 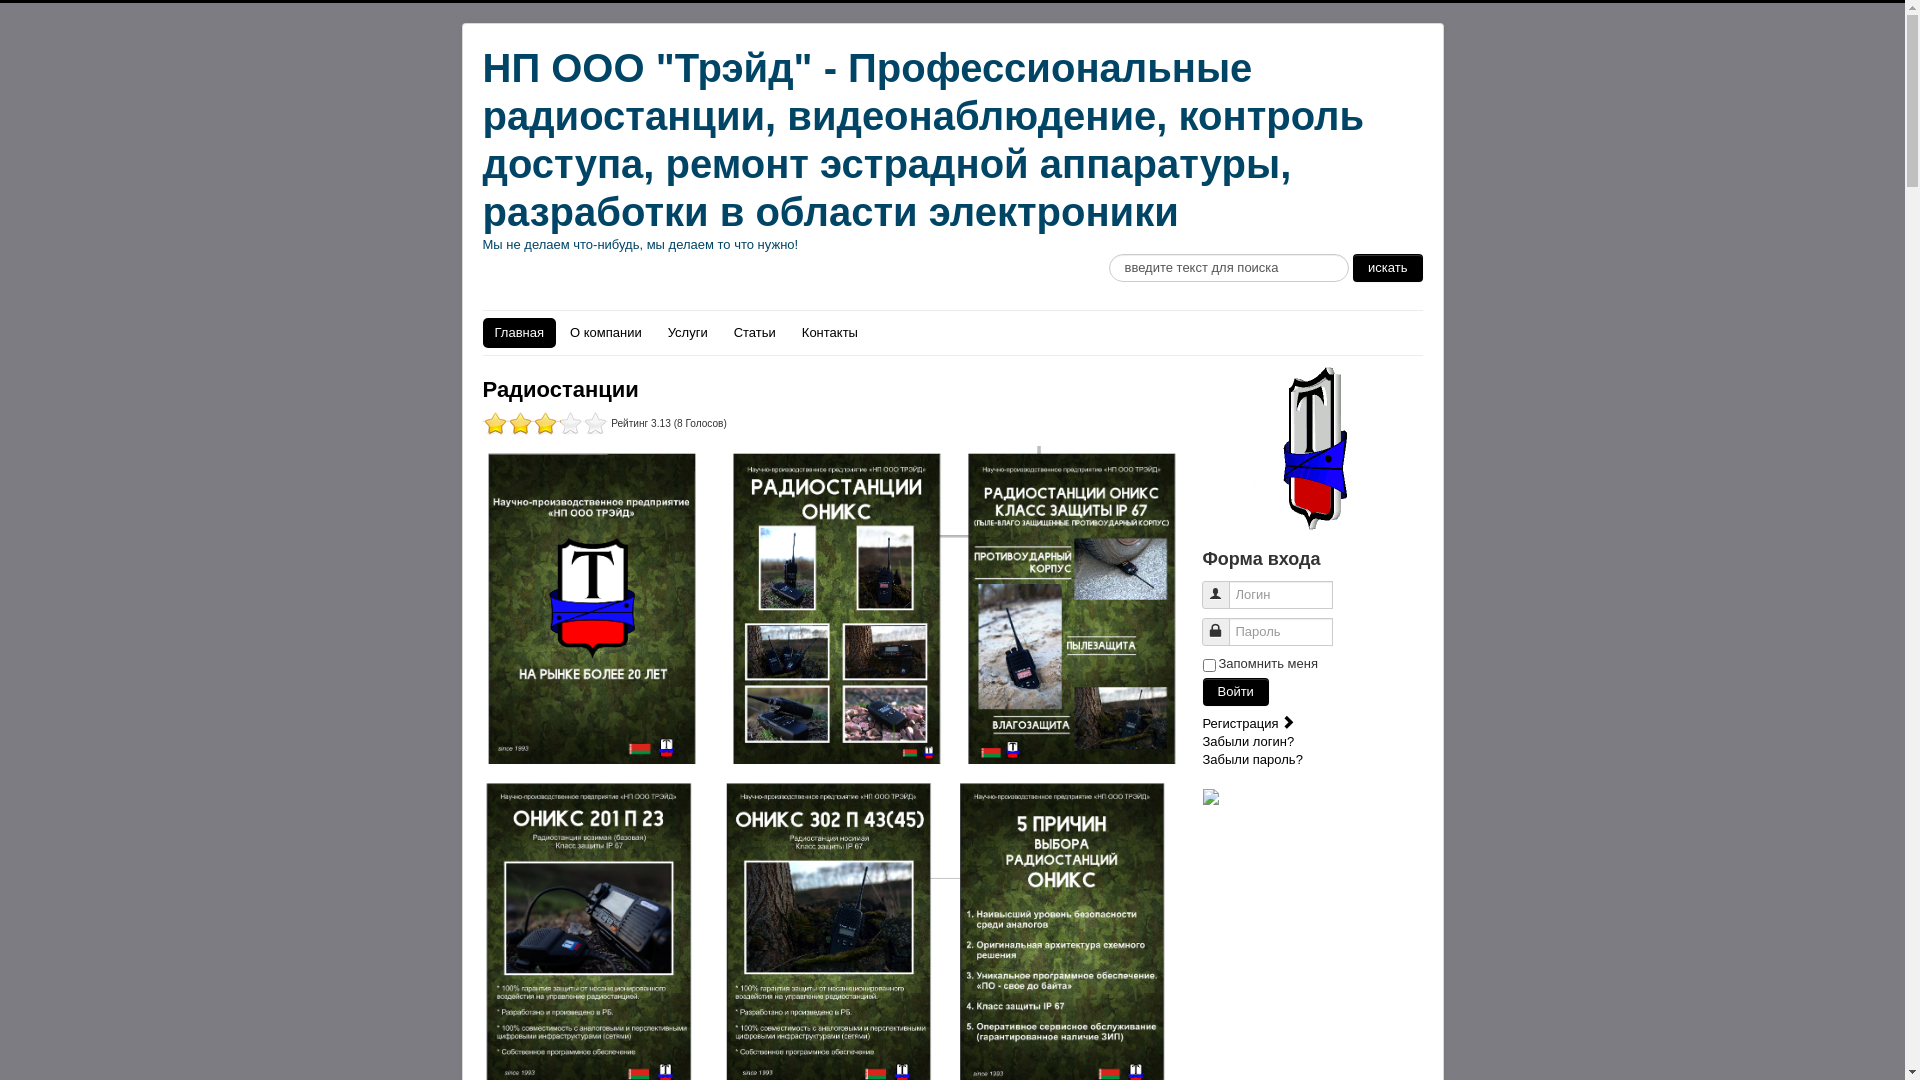 What do you see at coordinates (519, 422) in the screenshot?
I see `'1'` at bounding box center [519, 422].